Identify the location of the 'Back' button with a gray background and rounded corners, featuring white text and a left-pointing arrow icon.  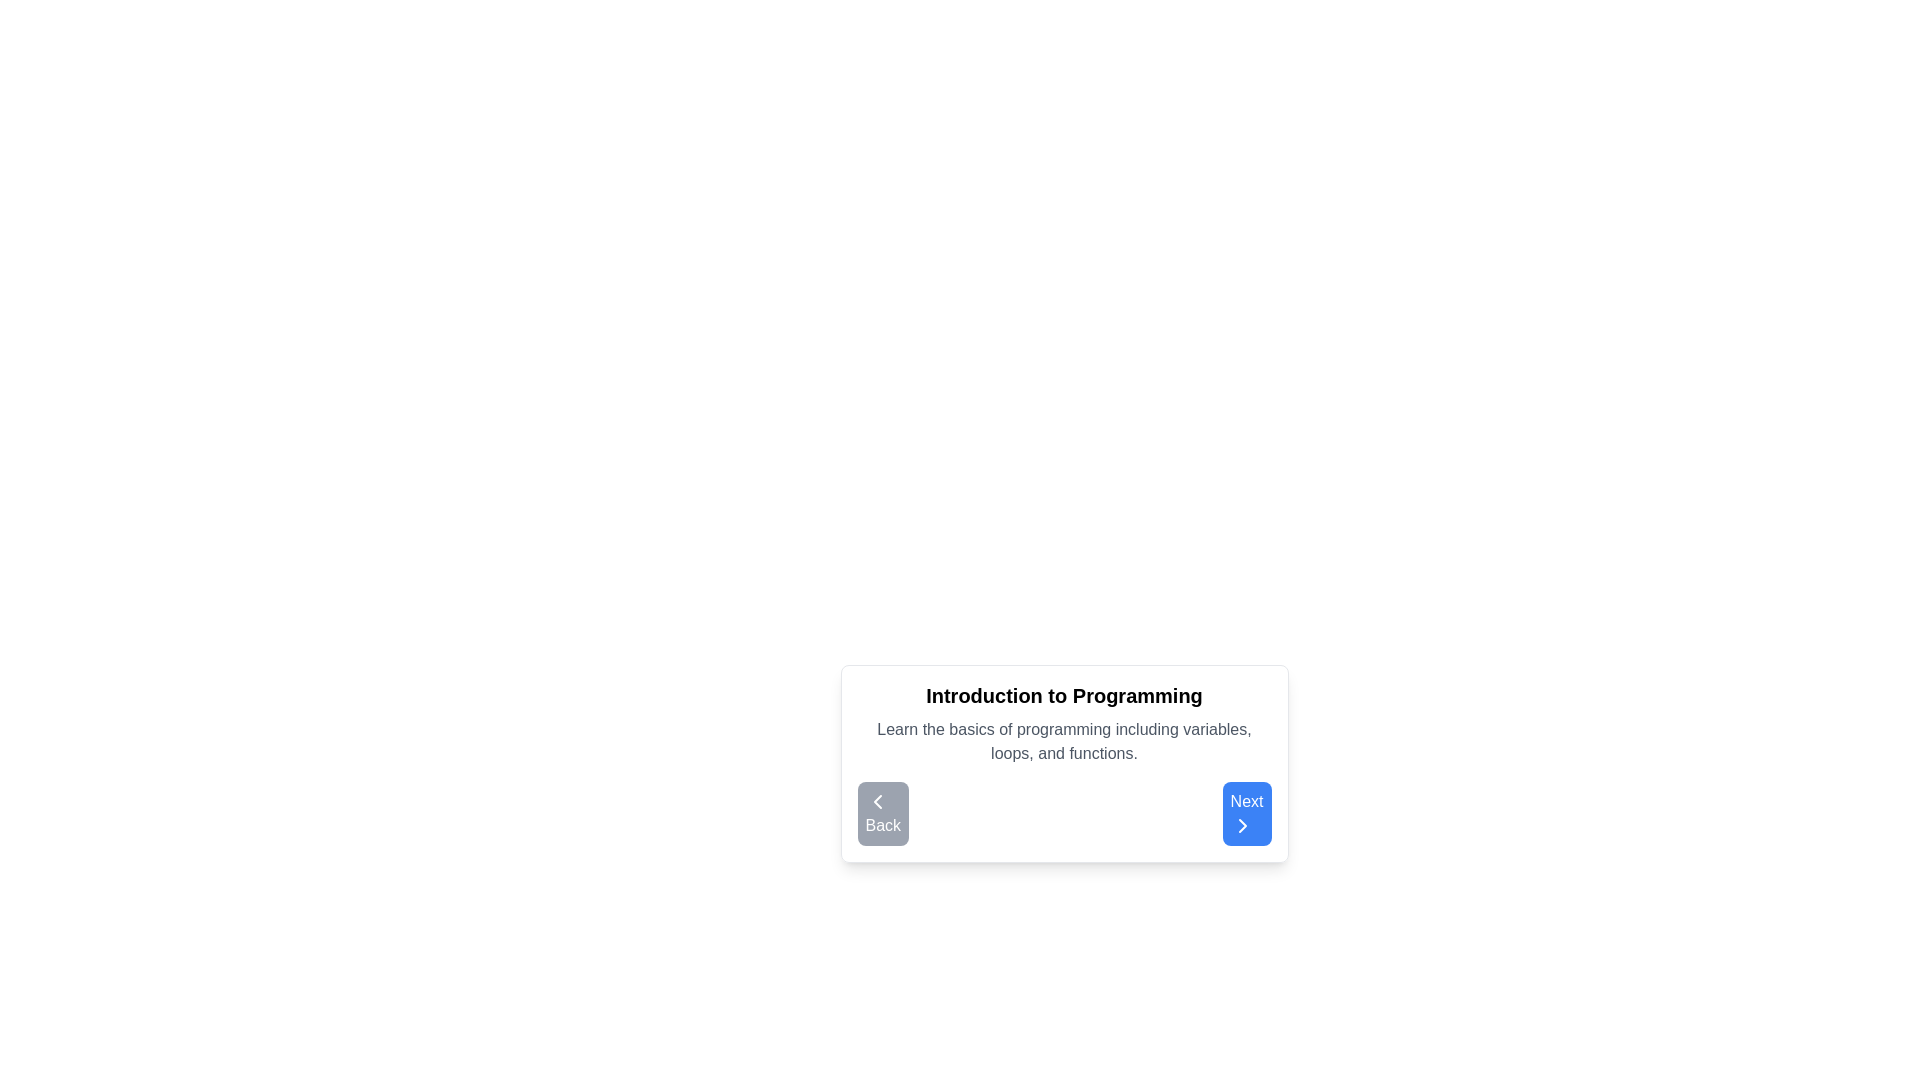
(882, 813).